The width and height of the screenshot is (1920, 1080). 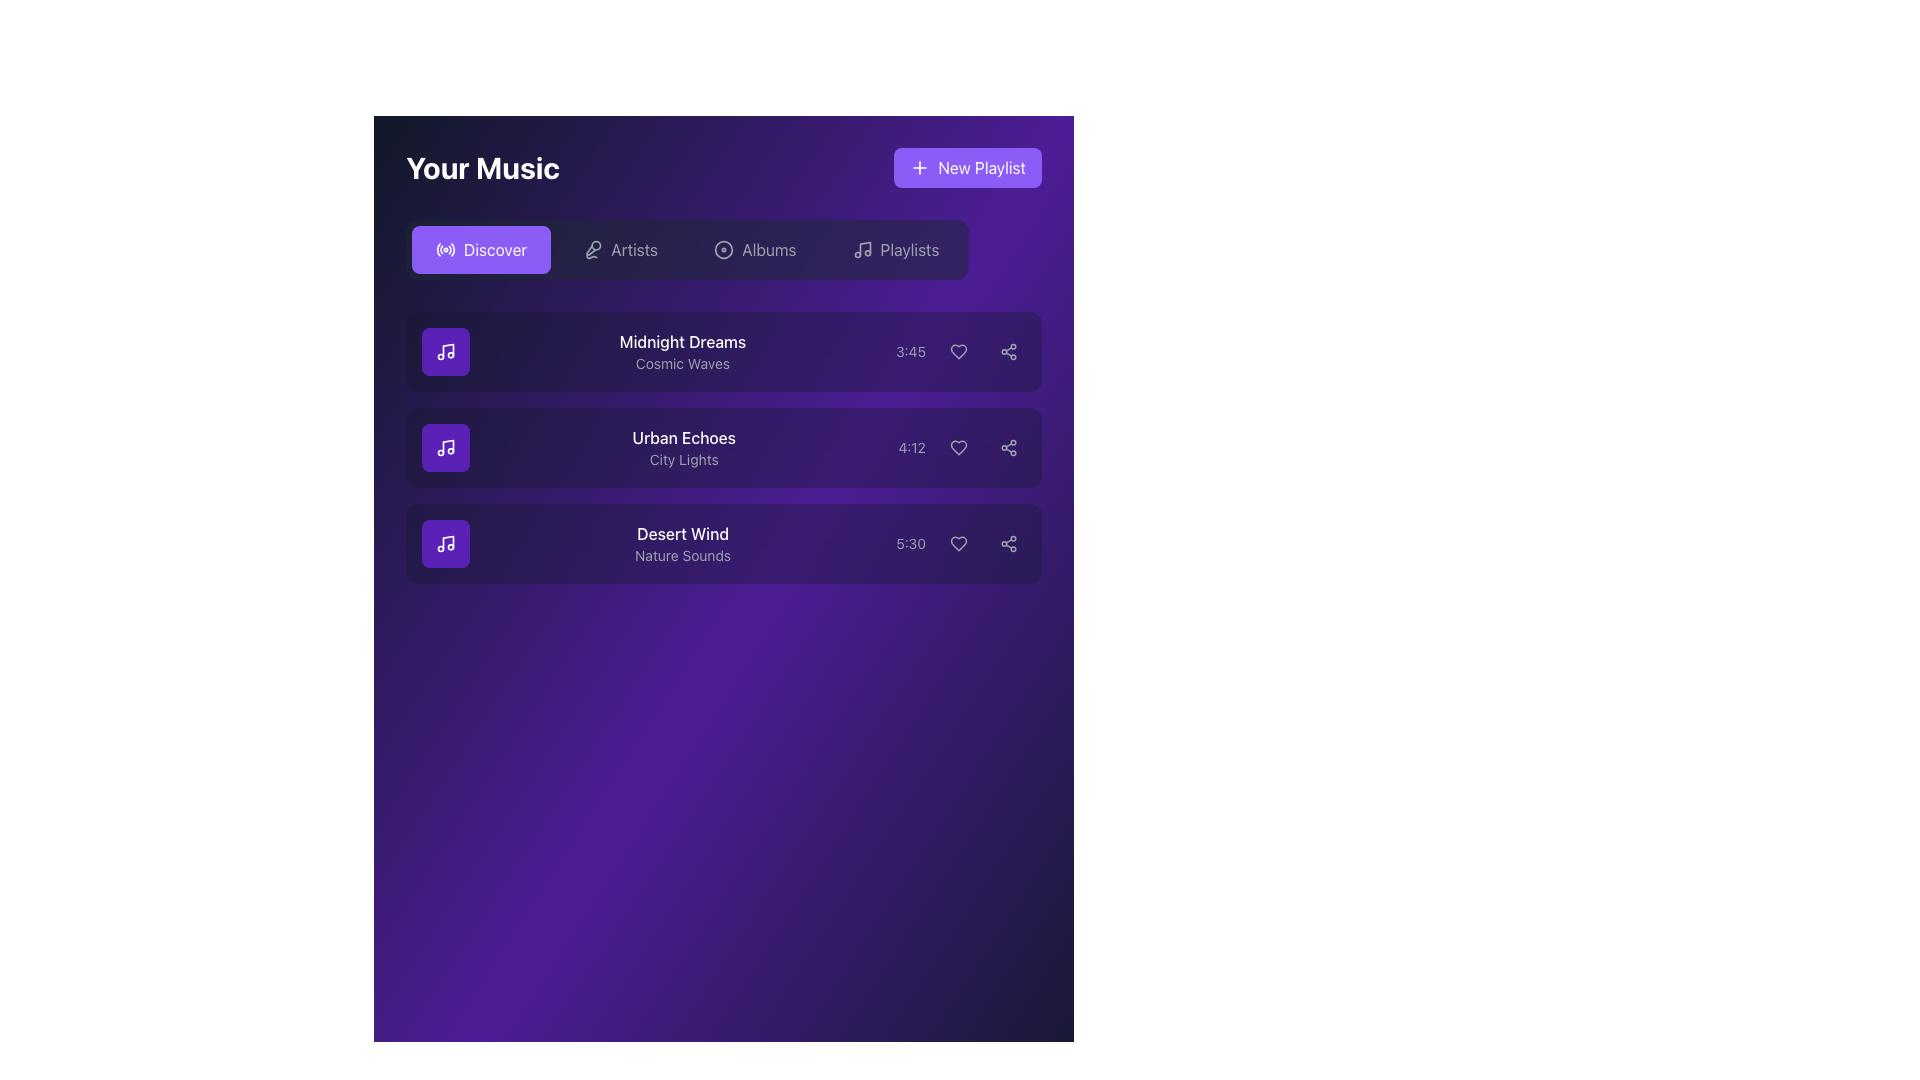 What do you see at coordinates (962, 446) in the screenshot?
I see `the heart-shaped button located next to the duration display '4:12' to mark it as favorite` at bounding box center [962, 446].